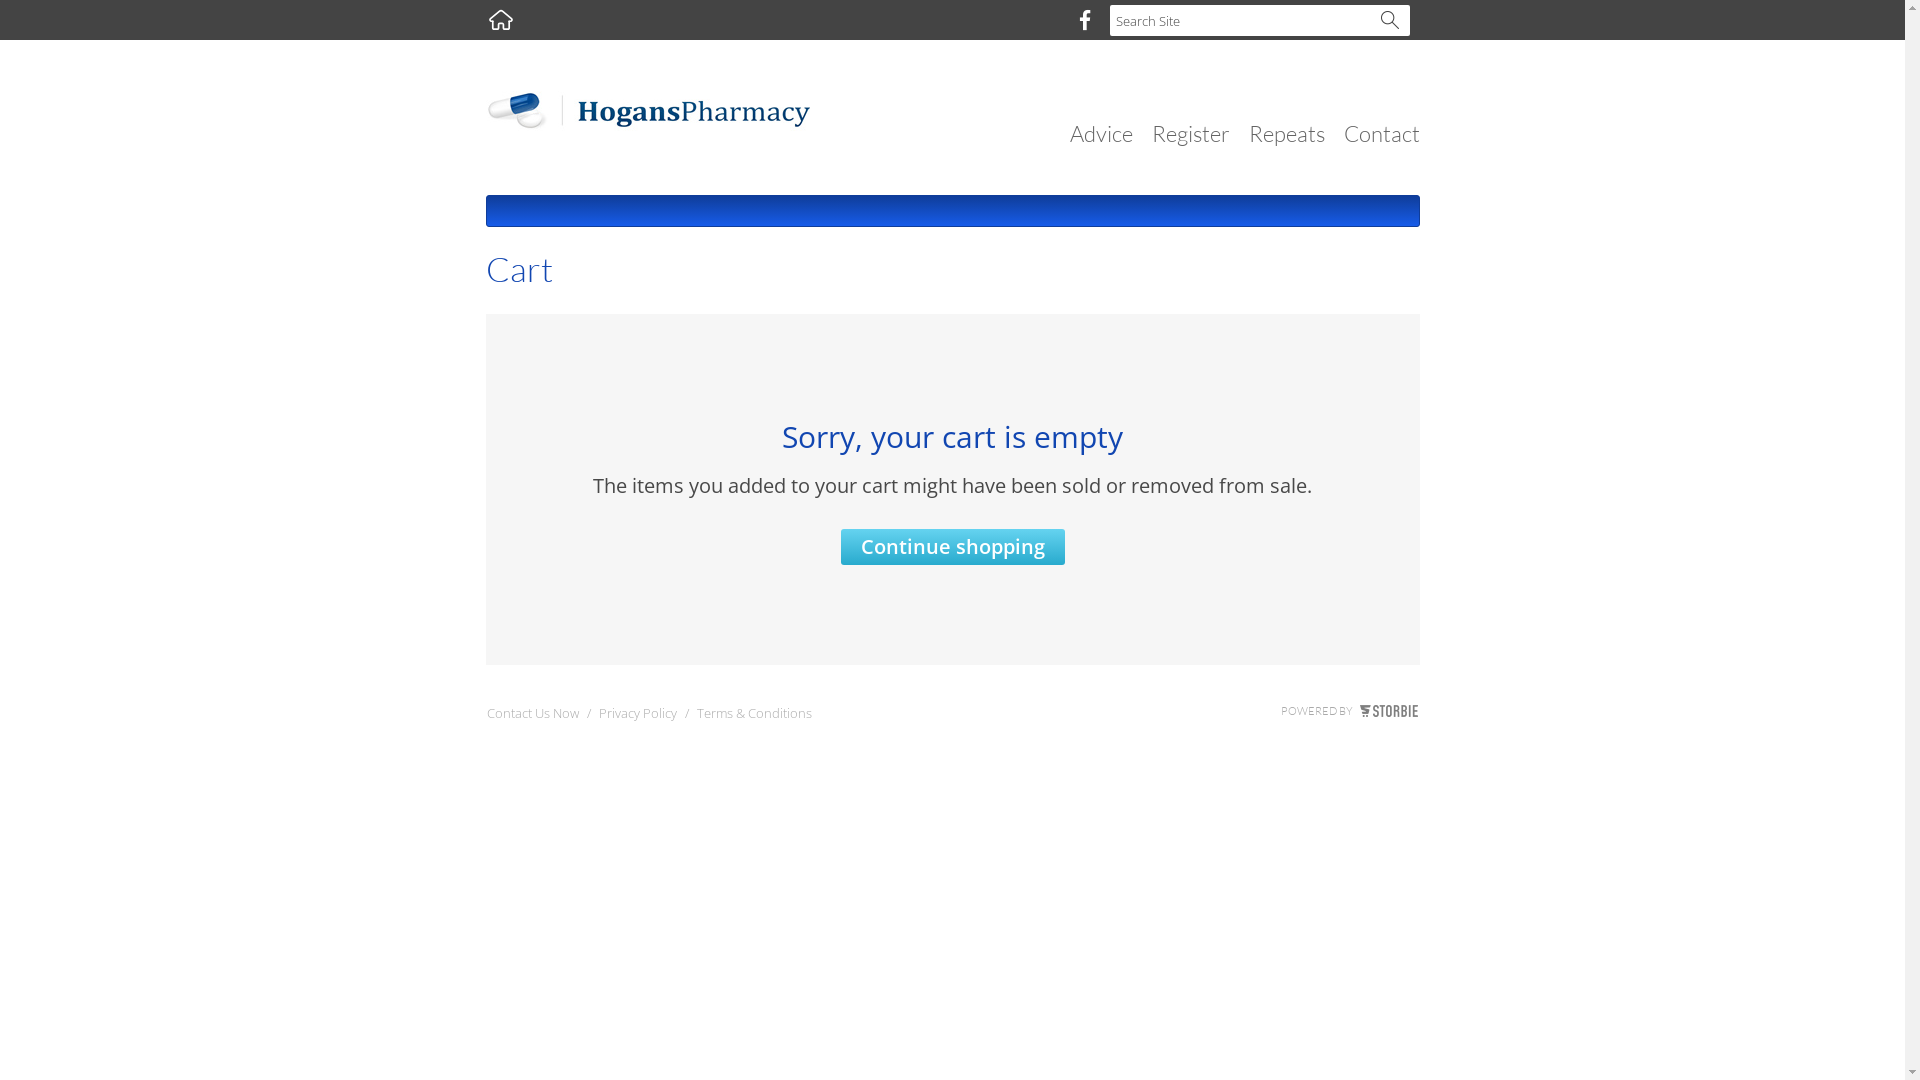 Image resolution: width=1920 pixels, height=1080 pixels. I want to click on 'Facebook', so click(1083, 19).